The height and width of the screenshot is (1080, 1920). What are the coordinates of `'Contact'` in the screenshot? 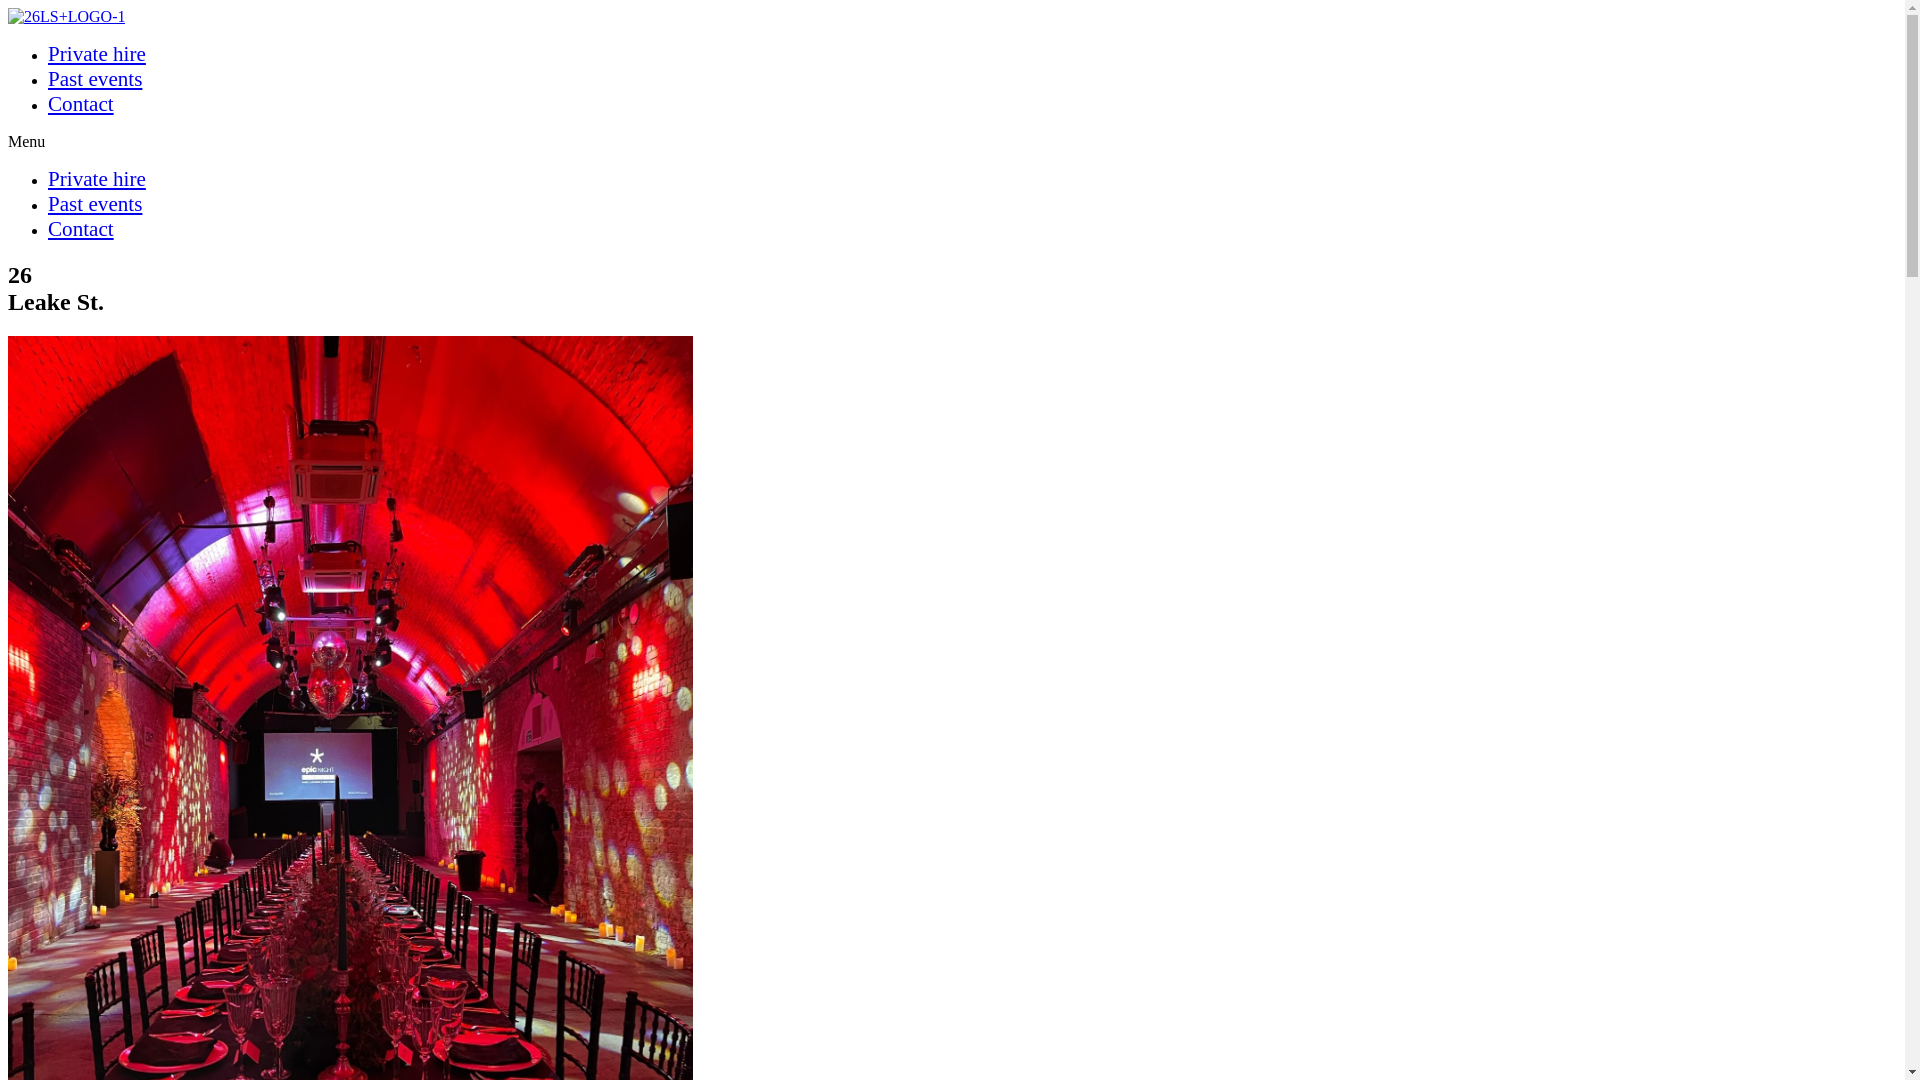 It's located at (48, 104).